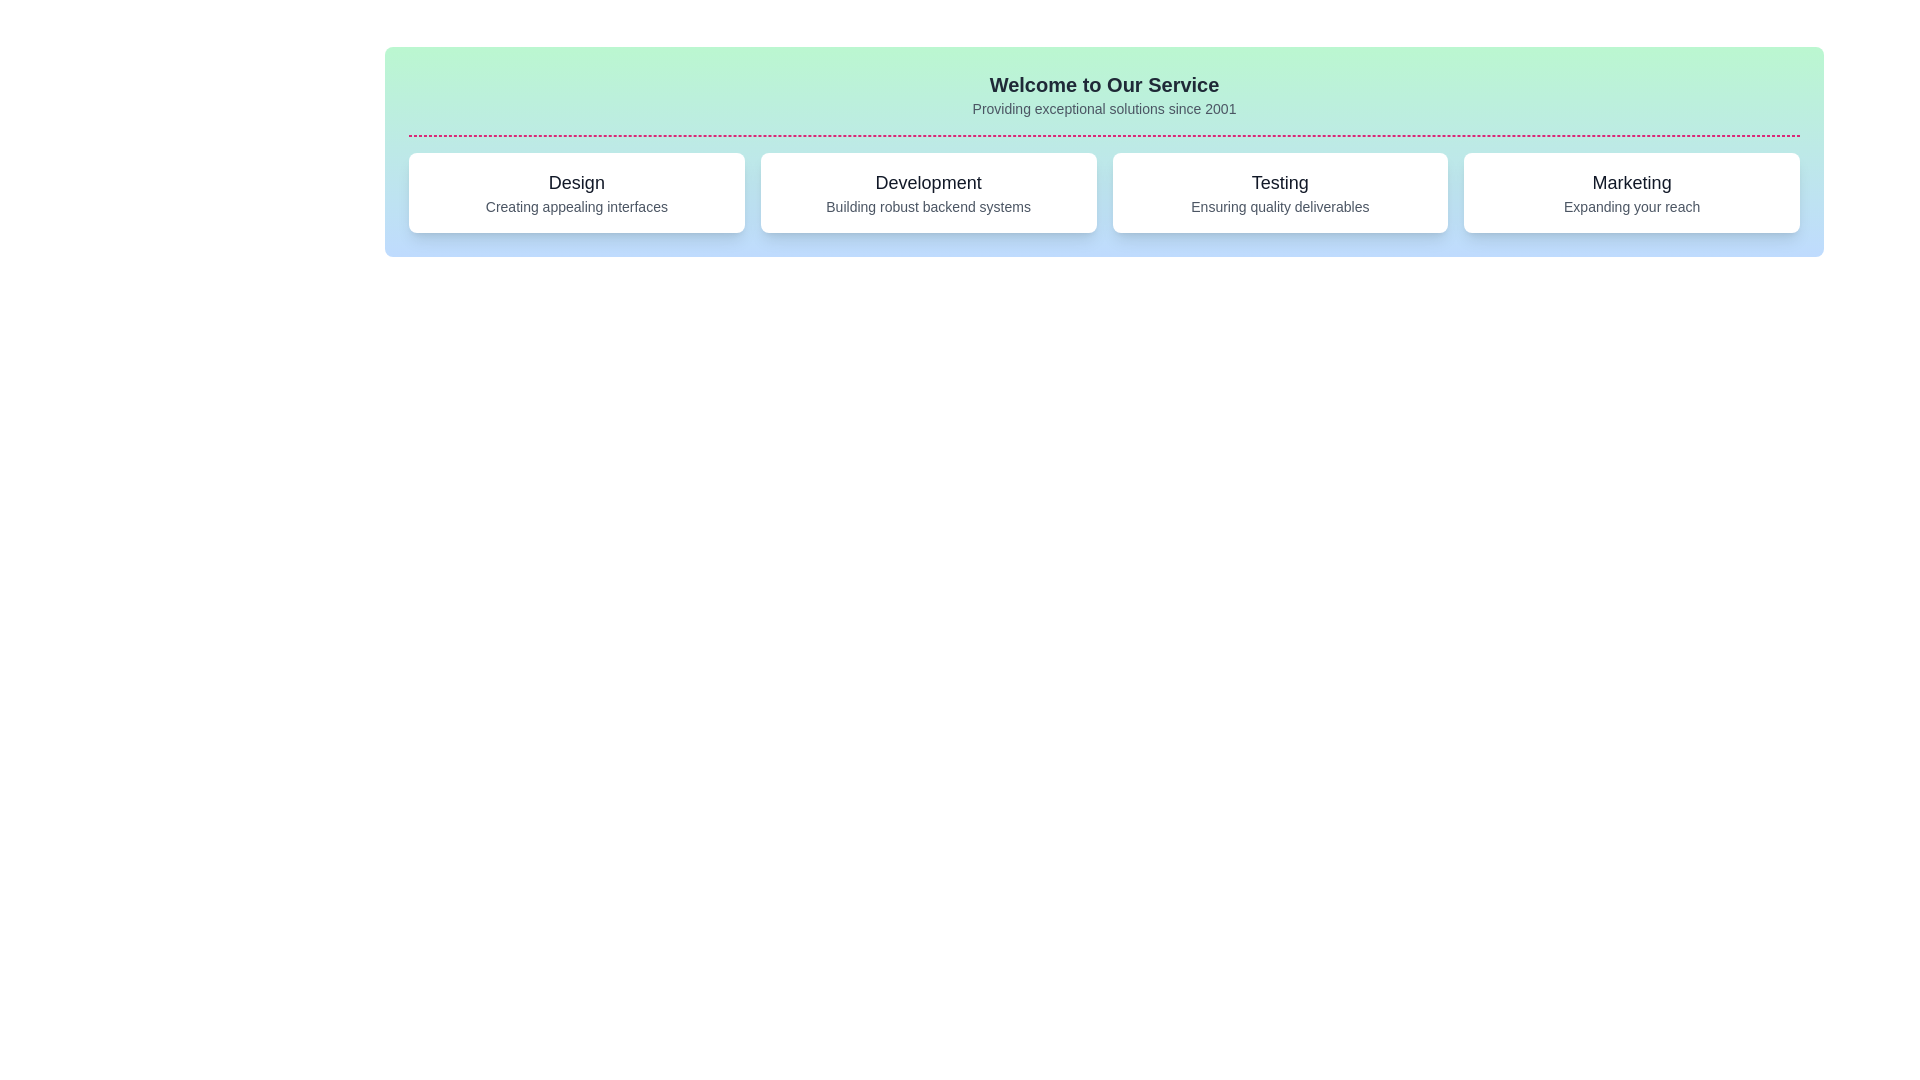  I want to click on text label that says 'Welcome to Our Service', which is styled in bold grayish-black font against a green background, so click(1103, 83).